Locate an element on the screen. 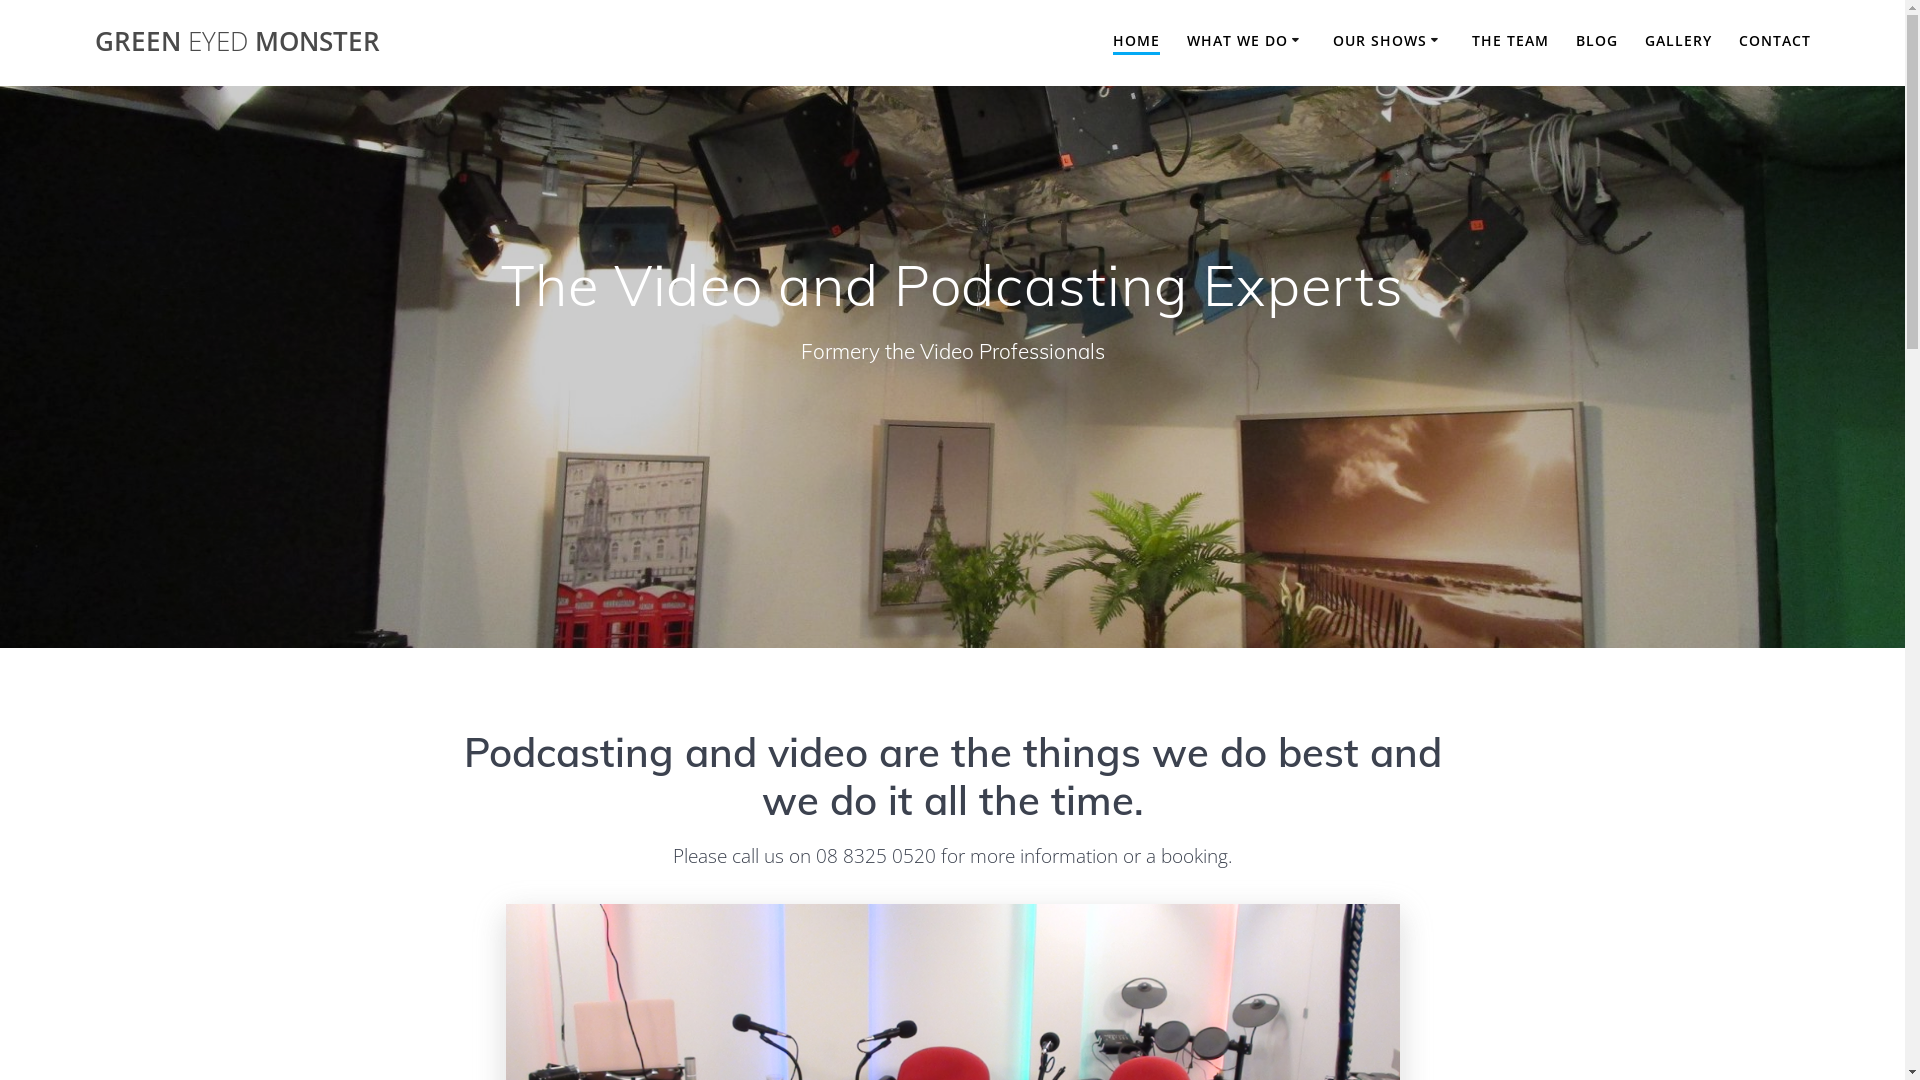 The image size is (1920, 1080). 'OUR SHOWS' is located at coordinates (1387, 42).